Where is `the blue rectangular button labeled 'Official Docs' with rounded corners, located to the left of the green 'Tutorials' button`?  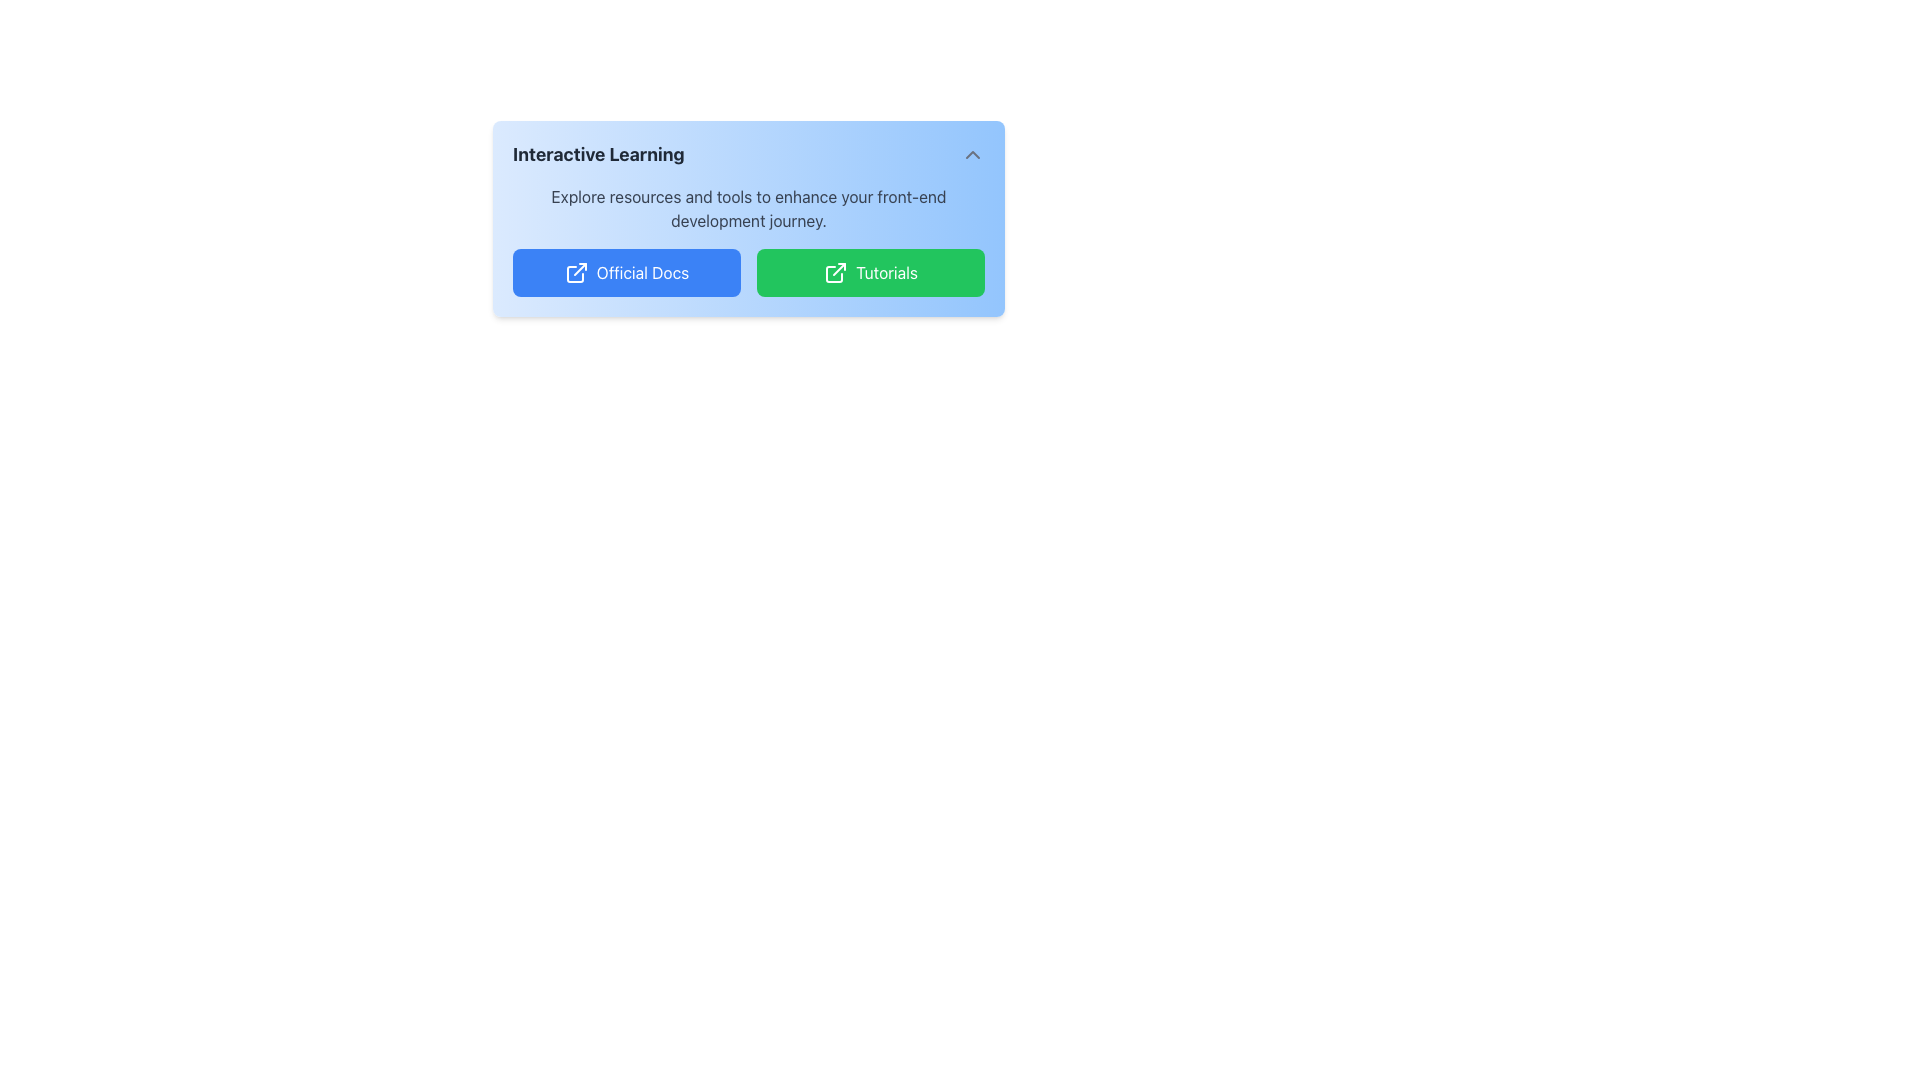
the blue rectangular button labeled 'Official Docs' with rounded corners, located to the left of the green 'Tutorials' button is located at coordinates (626, 273).